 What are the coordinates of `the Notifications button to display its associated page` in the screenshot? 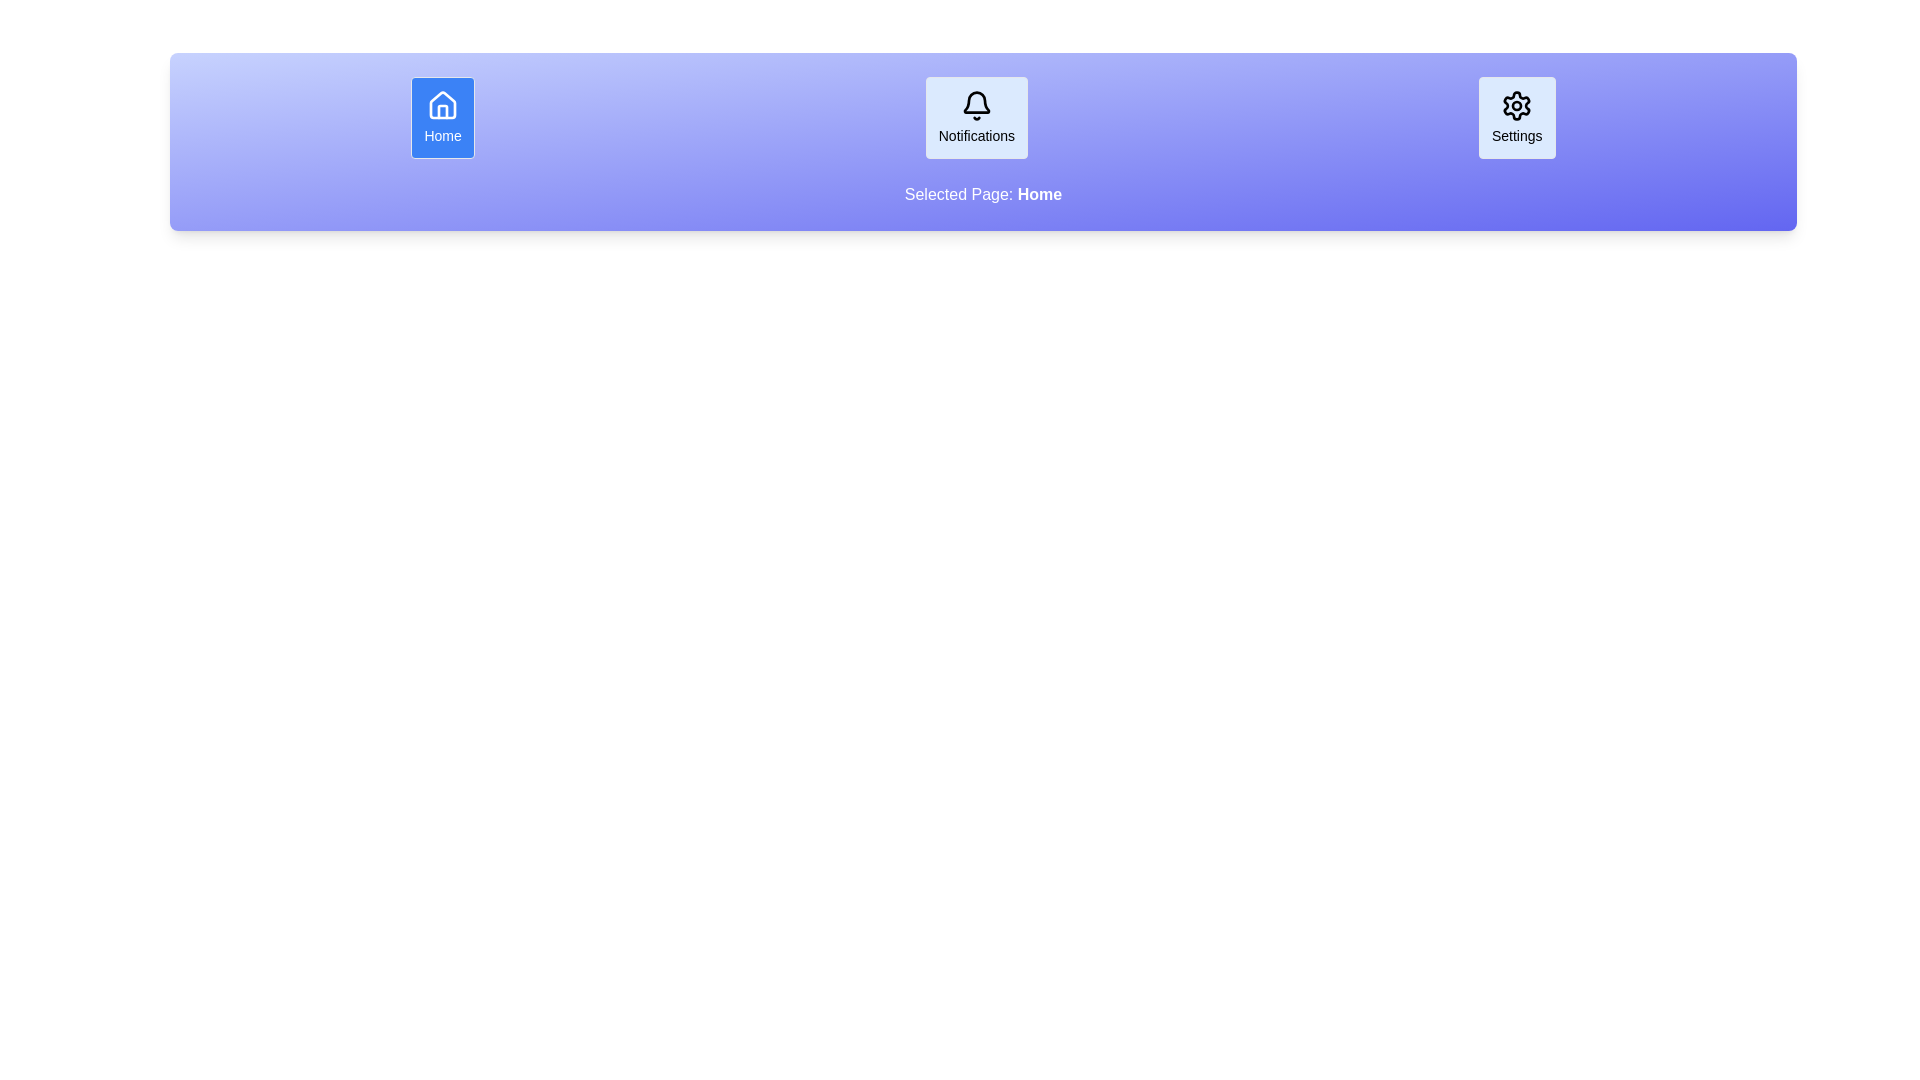 It's located at (977, 118).